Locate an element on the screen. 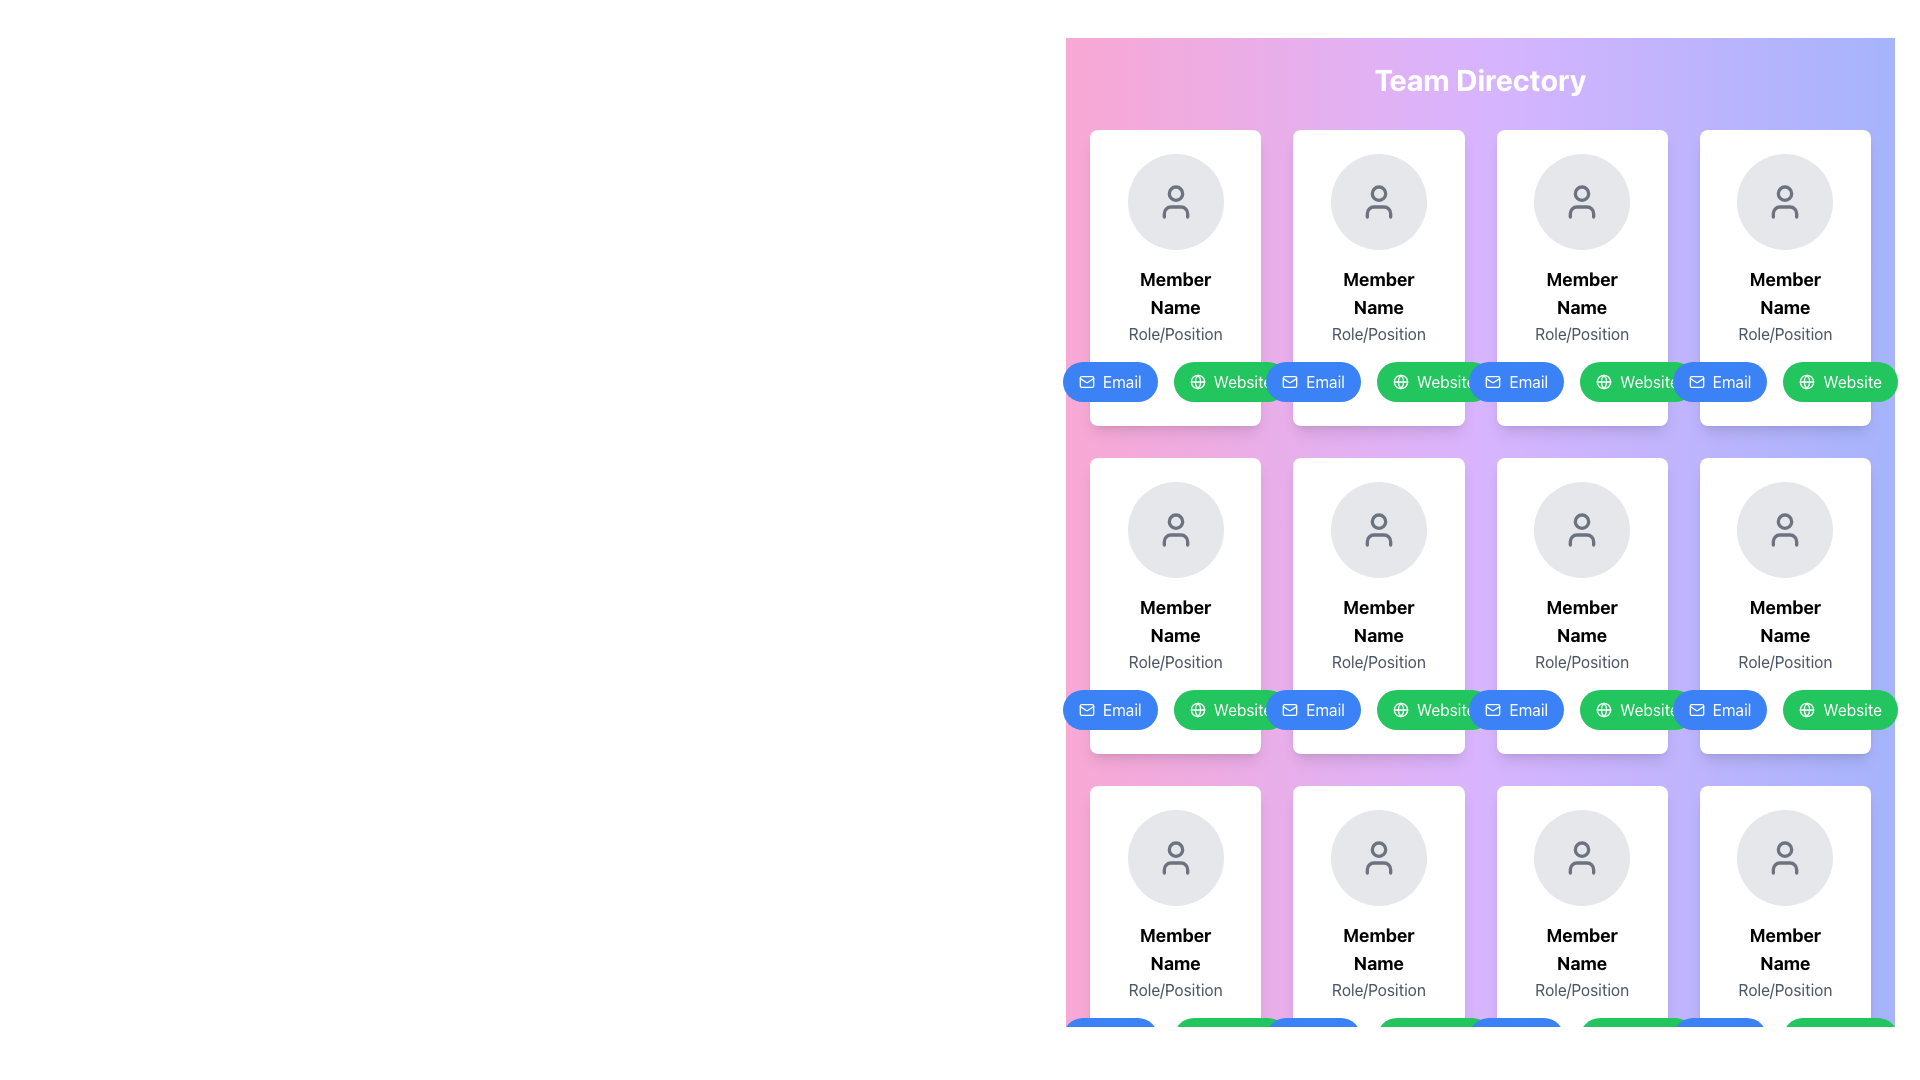 The image size is (1920, 1080). the green 'Website' button located at the bottom center of the member's profile card to visit the member's website is located at coordinates (1175, 1036).